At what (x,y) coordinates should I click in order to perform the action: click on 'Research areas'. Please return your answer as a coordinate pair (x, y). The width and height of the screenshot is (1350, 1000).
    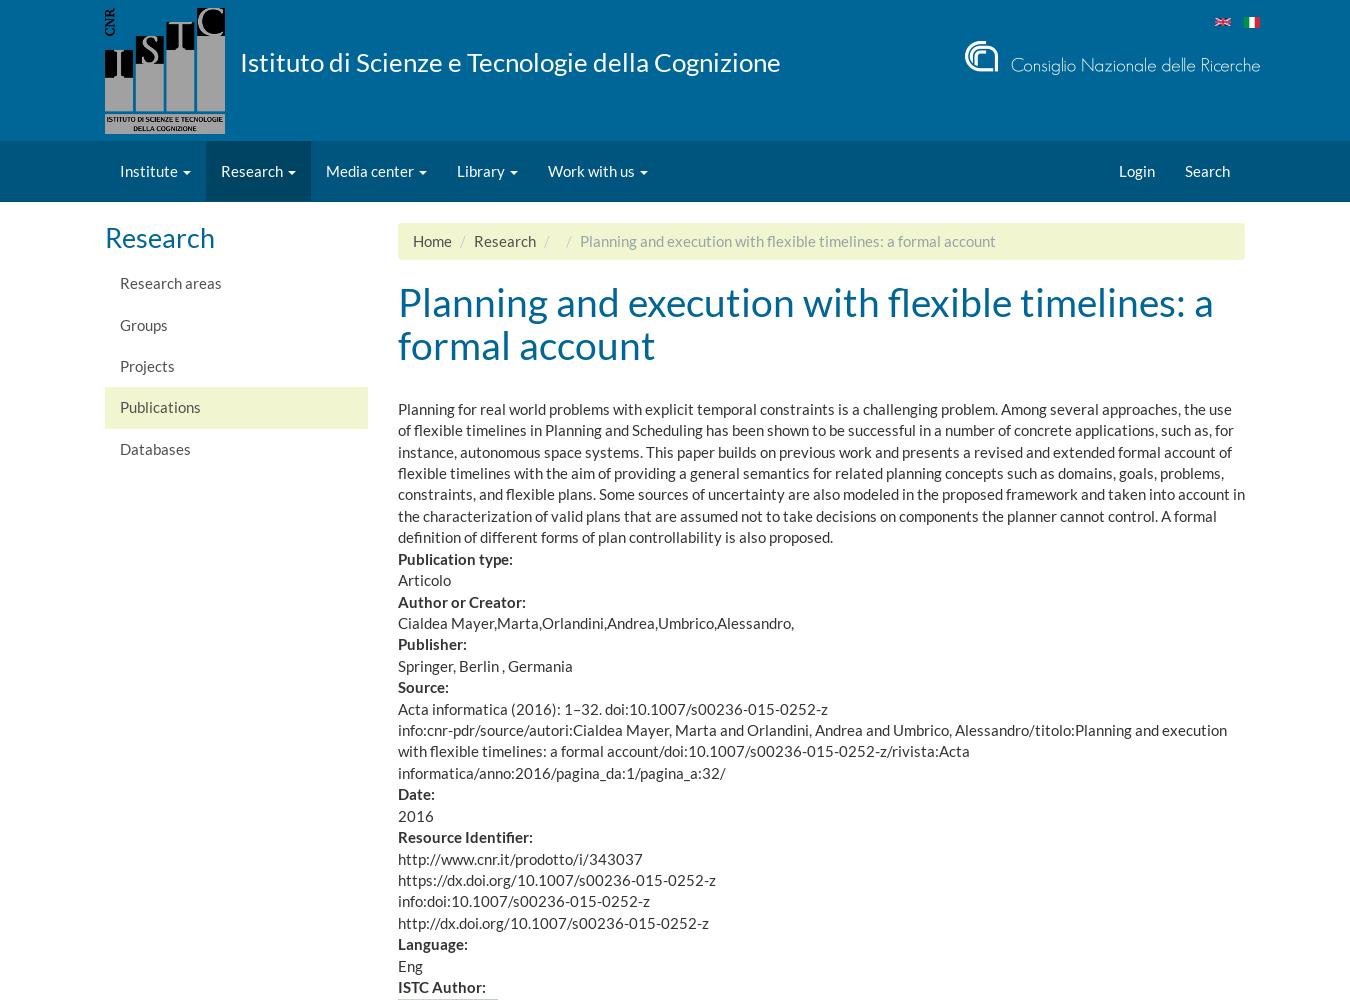
    Looking at the image, I should click on (171, 283).